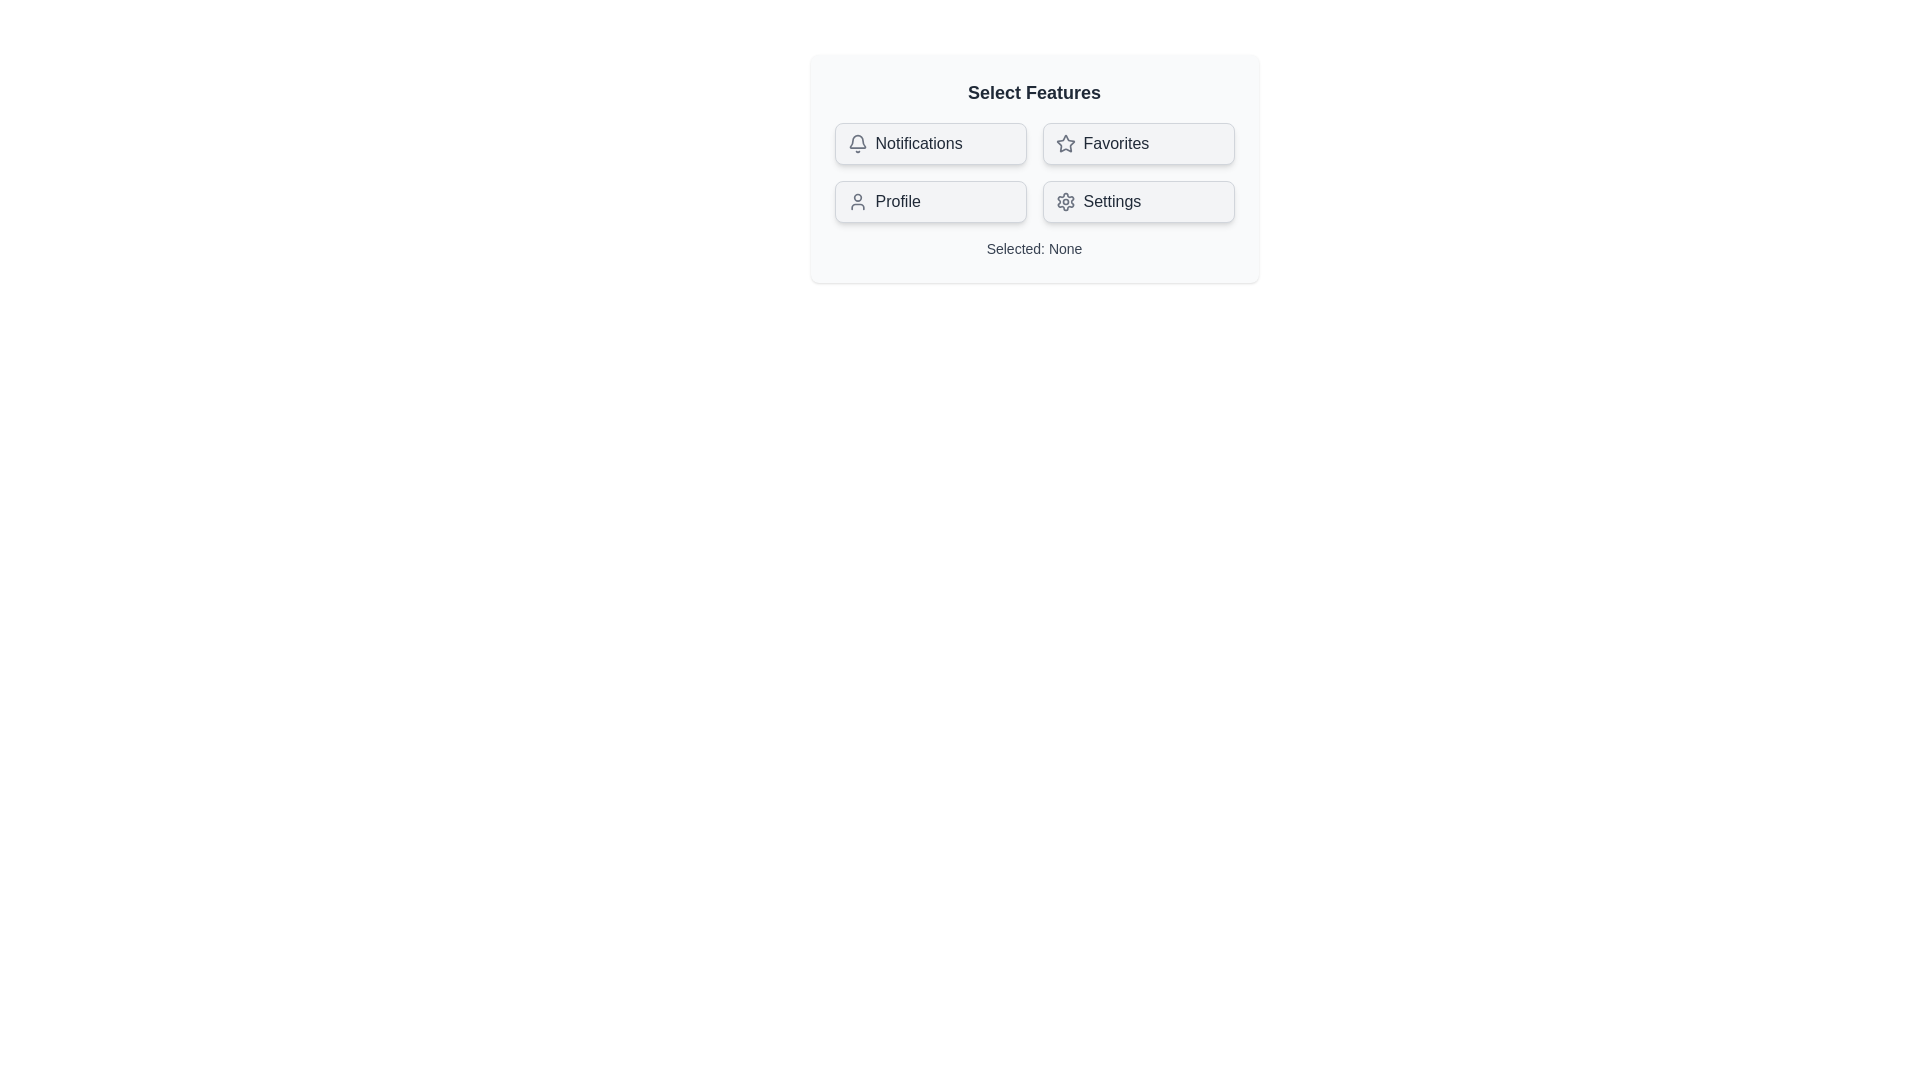 This screenshot has height=1080, width=1920. What do you see at coordinates (929, 142) in the screenshot?
I see `the 'Notifications' chip to toggle its state` at bounding box center [929, 142].